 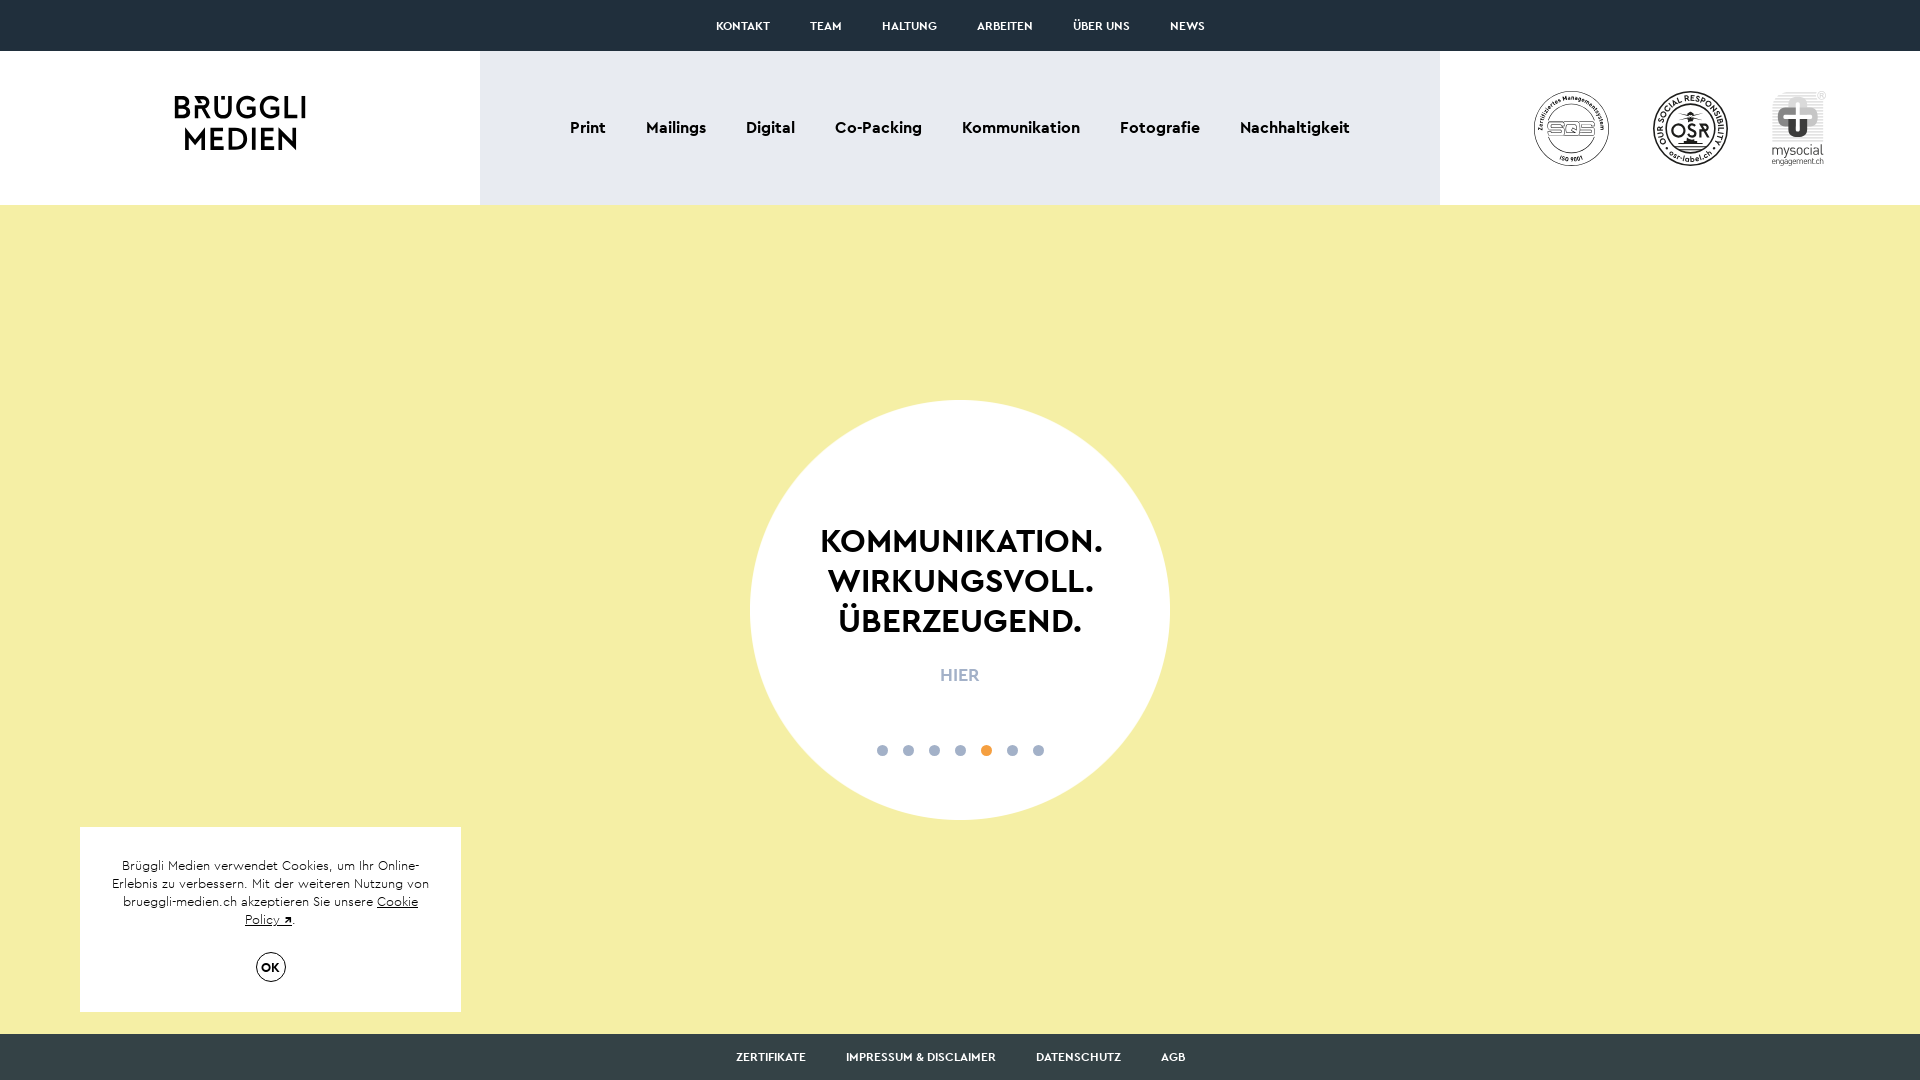 What do you see at coordinates (1187, 26) in the screenshot?
I see `'NEWS'` at bounding box center [1187, 26].